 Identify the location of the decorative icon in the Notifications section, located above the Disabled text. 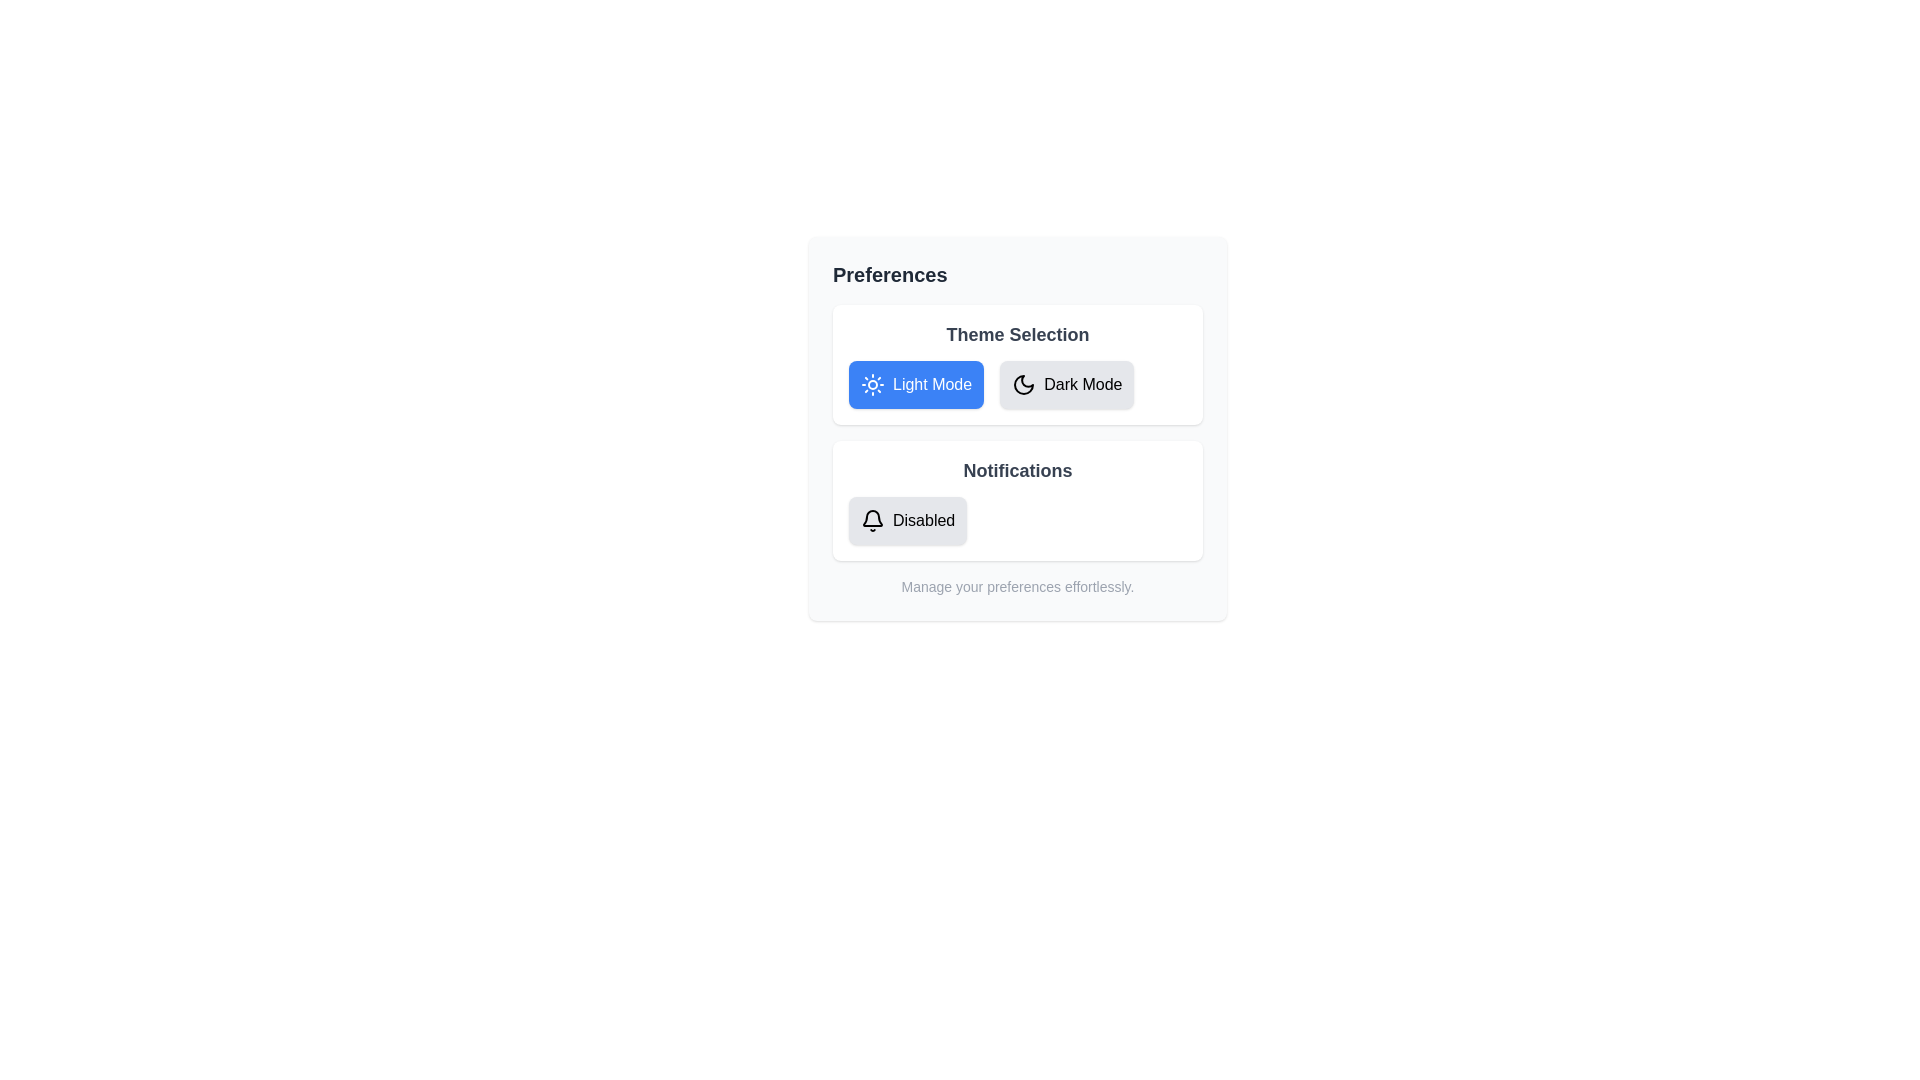
(873, 517).